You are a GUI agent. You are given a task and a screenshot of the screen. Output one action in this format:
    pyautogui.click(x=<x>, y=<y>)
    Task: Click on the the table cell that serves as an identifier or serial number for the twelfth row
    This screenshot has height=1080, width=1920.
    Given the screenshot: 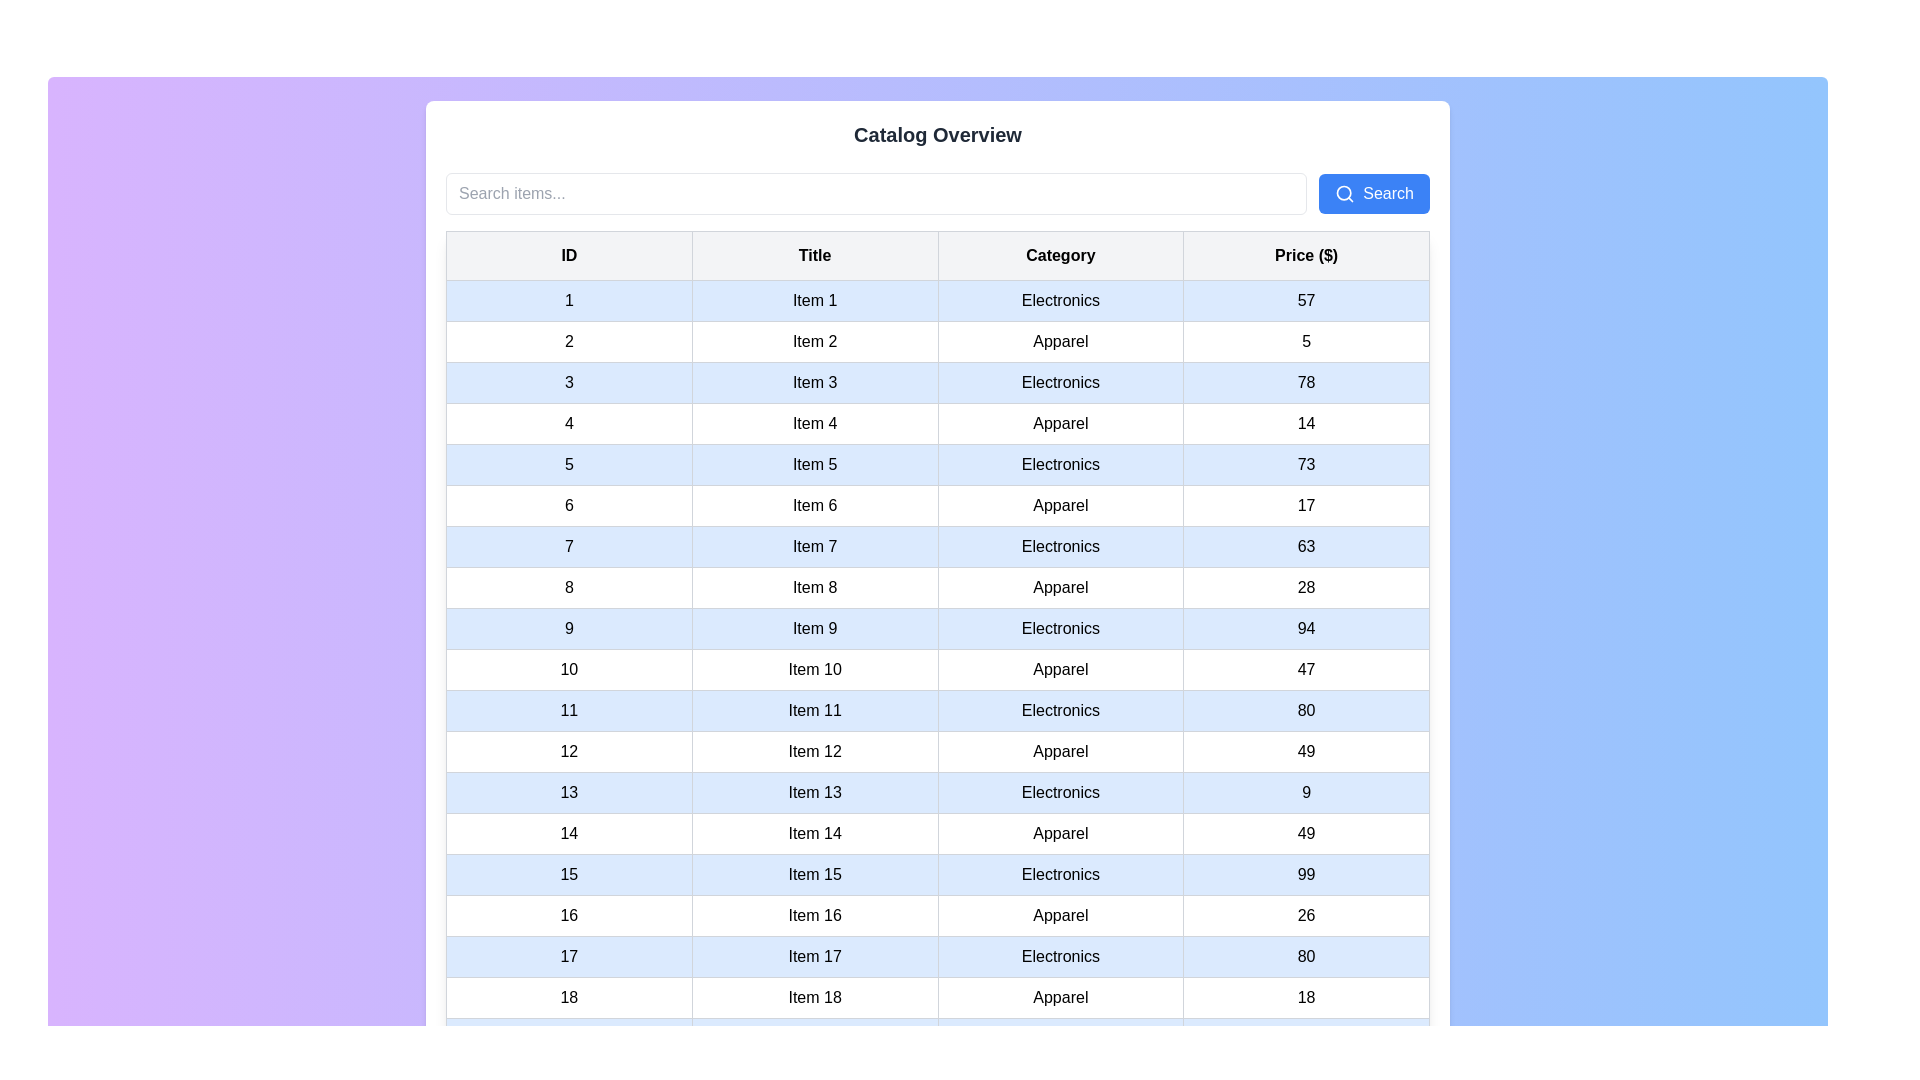 What is the action you would take?
    pyautogui.click(x=568, y=752)
    